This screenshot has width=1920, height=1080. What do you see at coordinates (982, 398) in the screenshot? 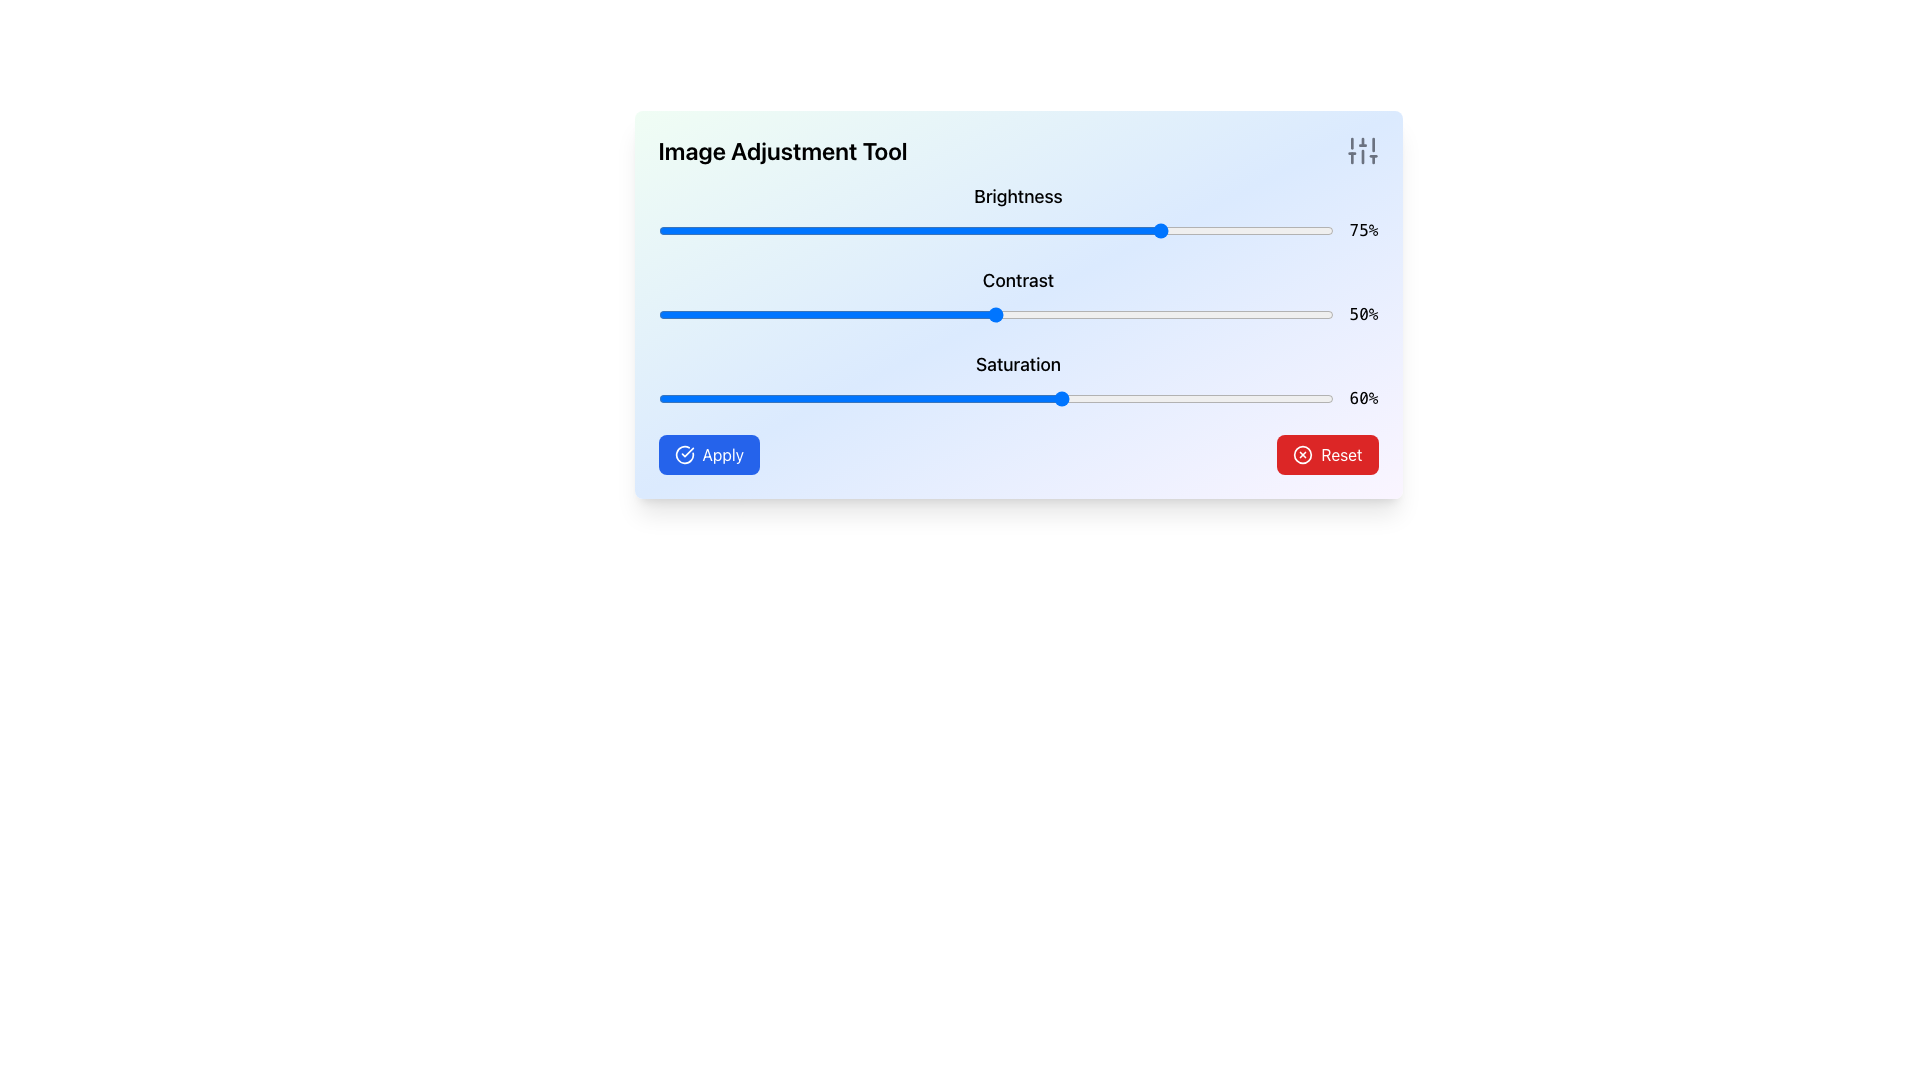
I see `the slider value` at bounding box center [982, 398].